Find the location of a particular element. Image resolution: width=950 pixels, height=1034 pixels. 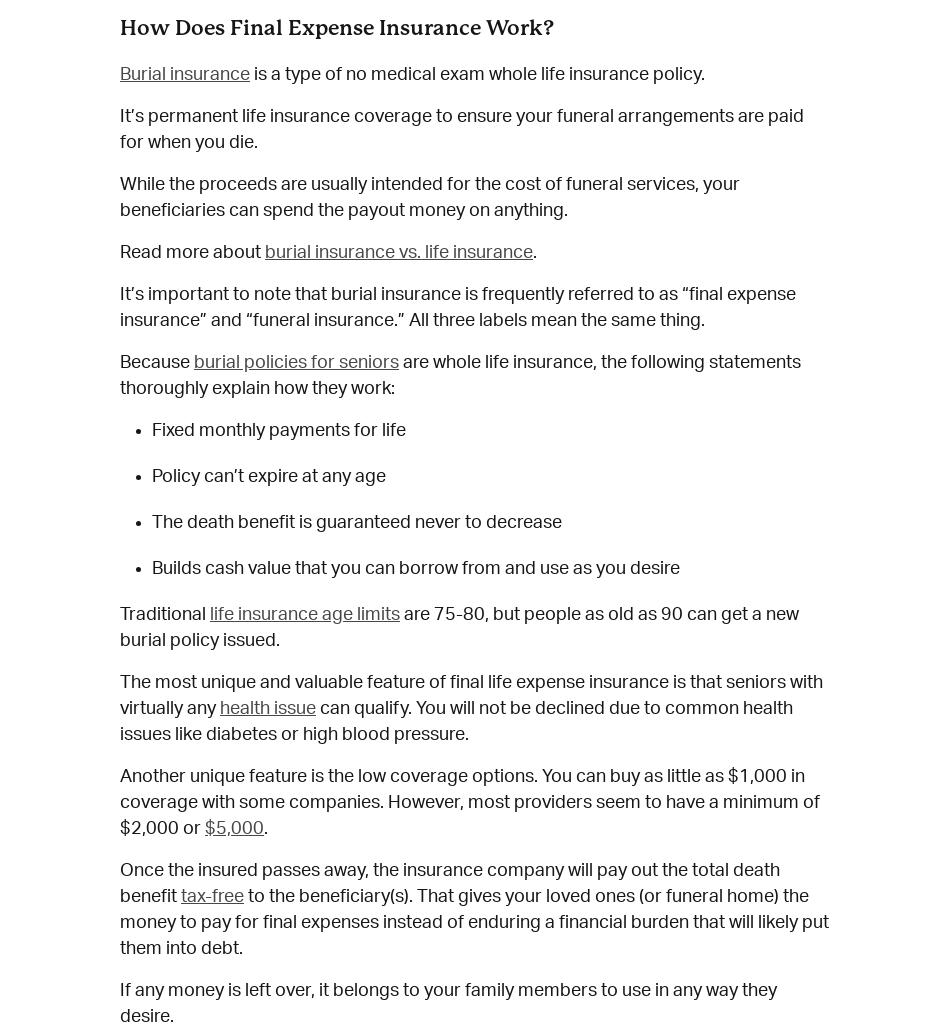

'tax-free' is located at coordinates (212, 894).